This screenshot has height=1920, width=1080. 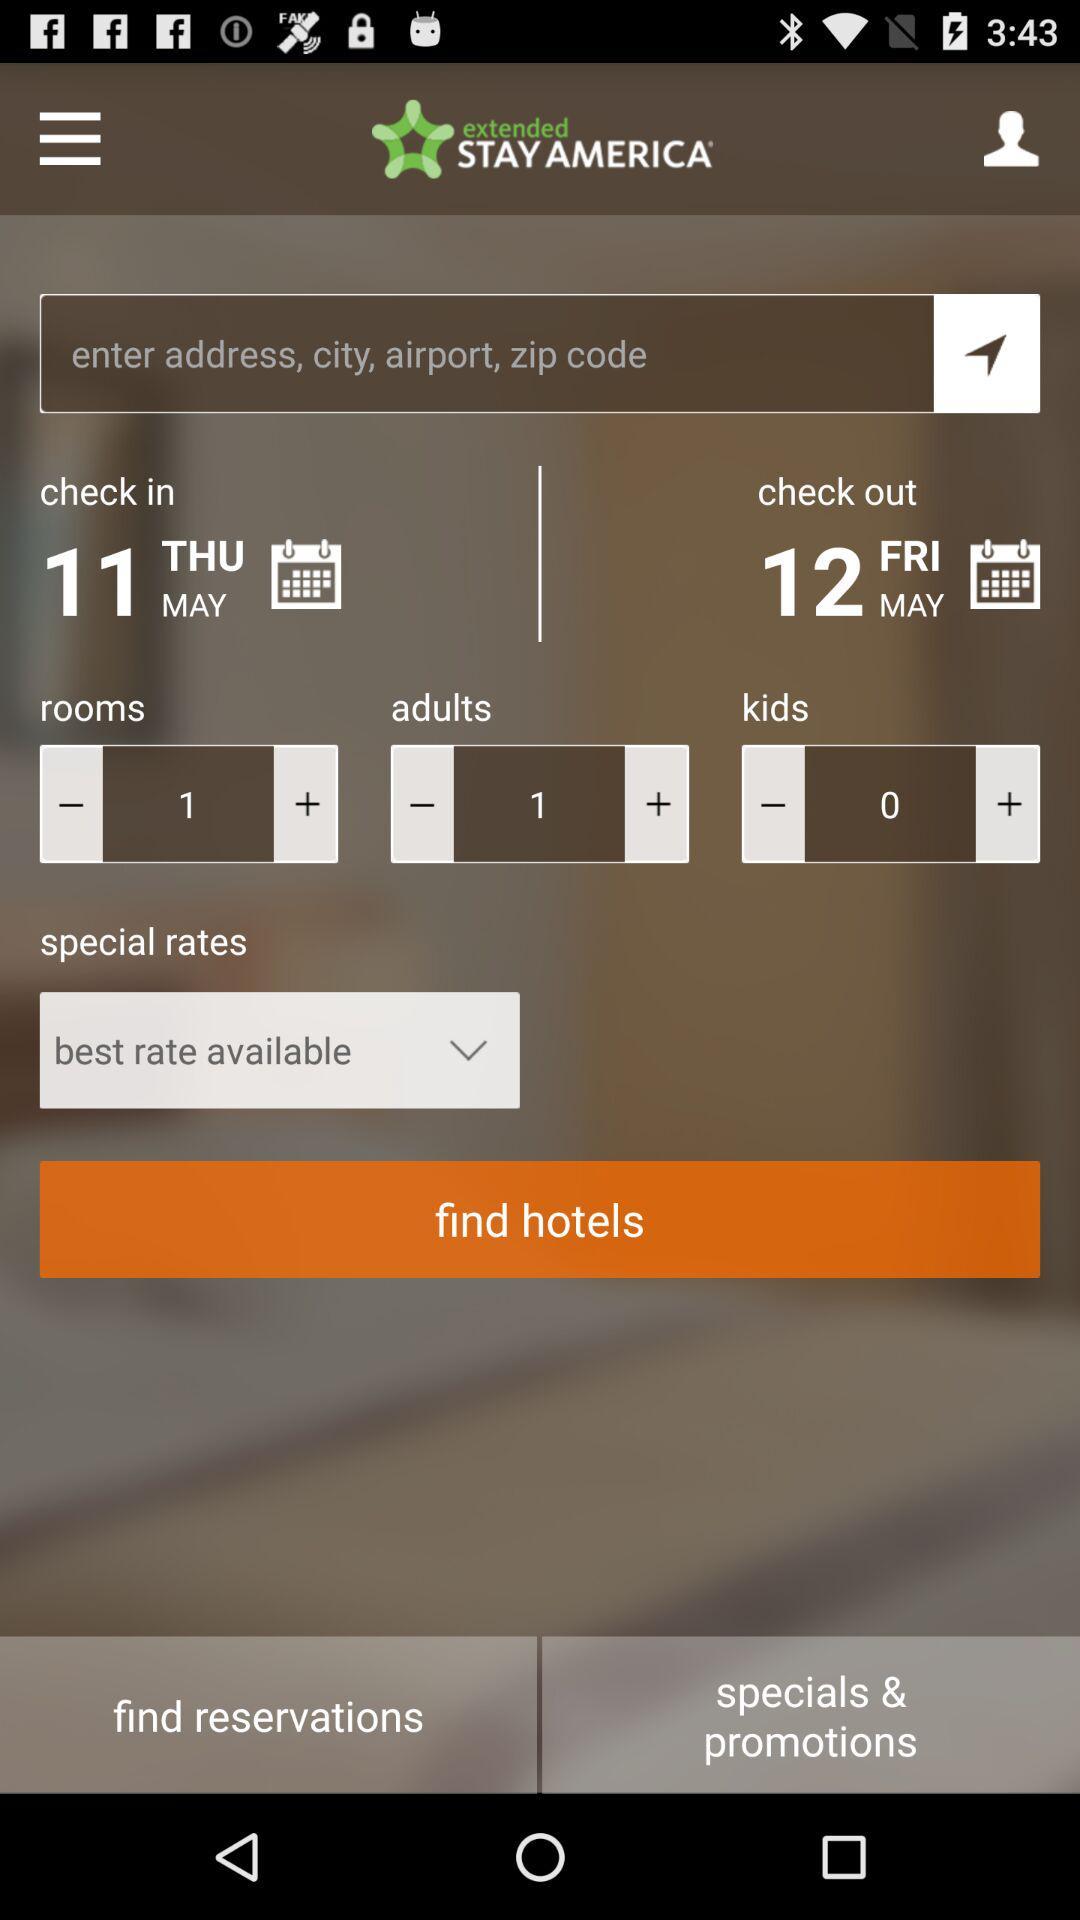 What do you see at coordinates (69, 137) in the screenshot?
I see `show menu` at bounding box center [69, 137].